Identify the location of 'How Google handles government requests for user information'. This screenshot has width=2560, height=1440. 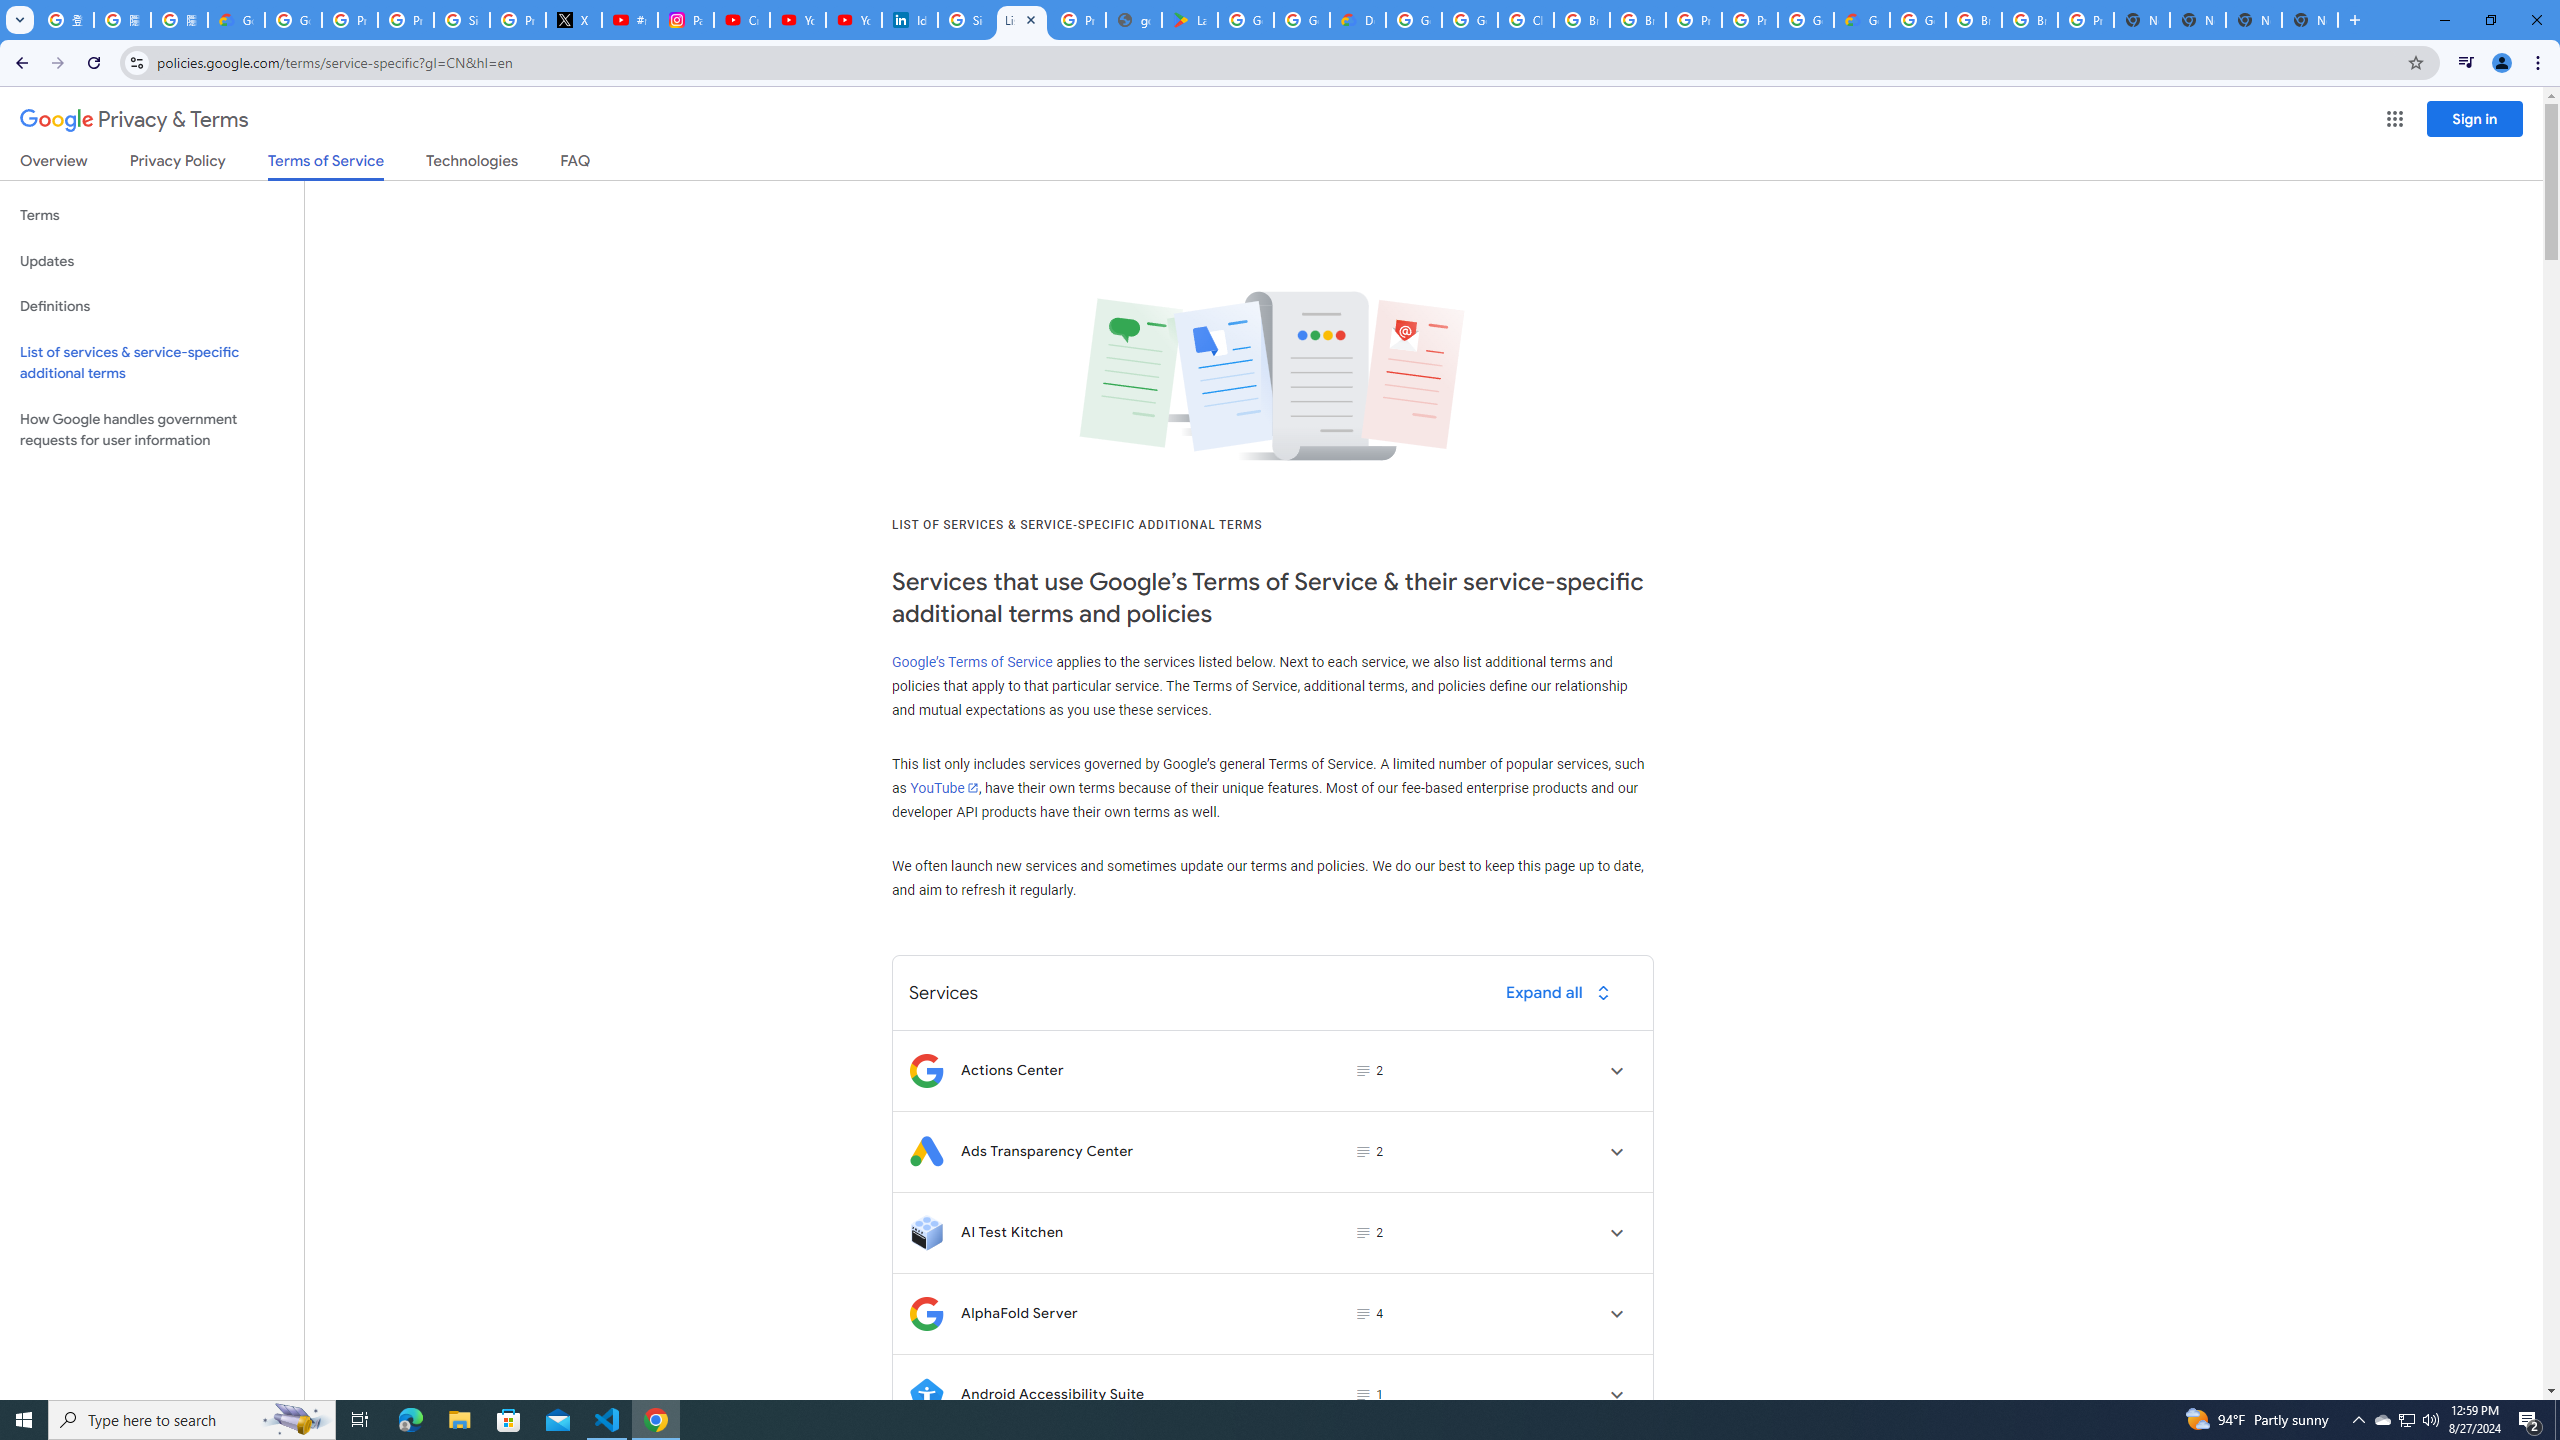
(151, 428).